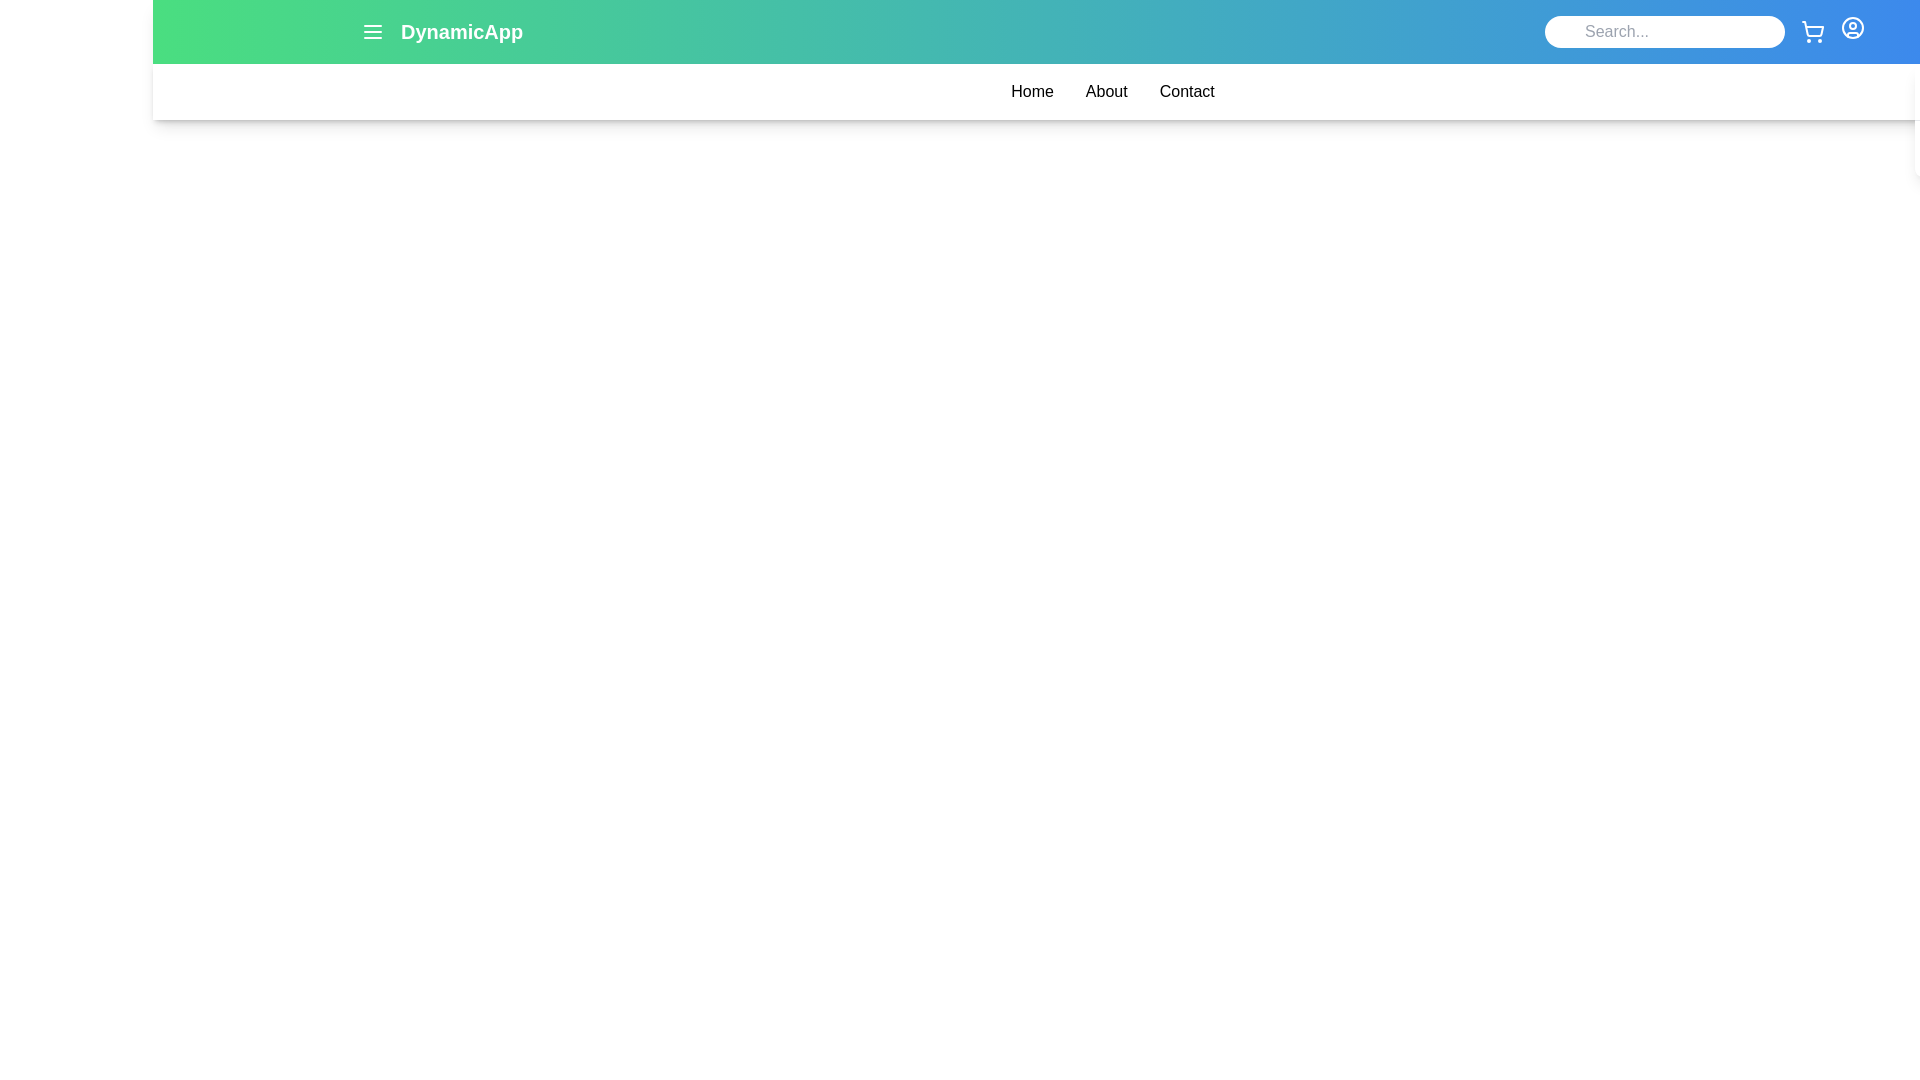  I want to click on the menu icon to toggle the menu visibility, so click(373, 31).